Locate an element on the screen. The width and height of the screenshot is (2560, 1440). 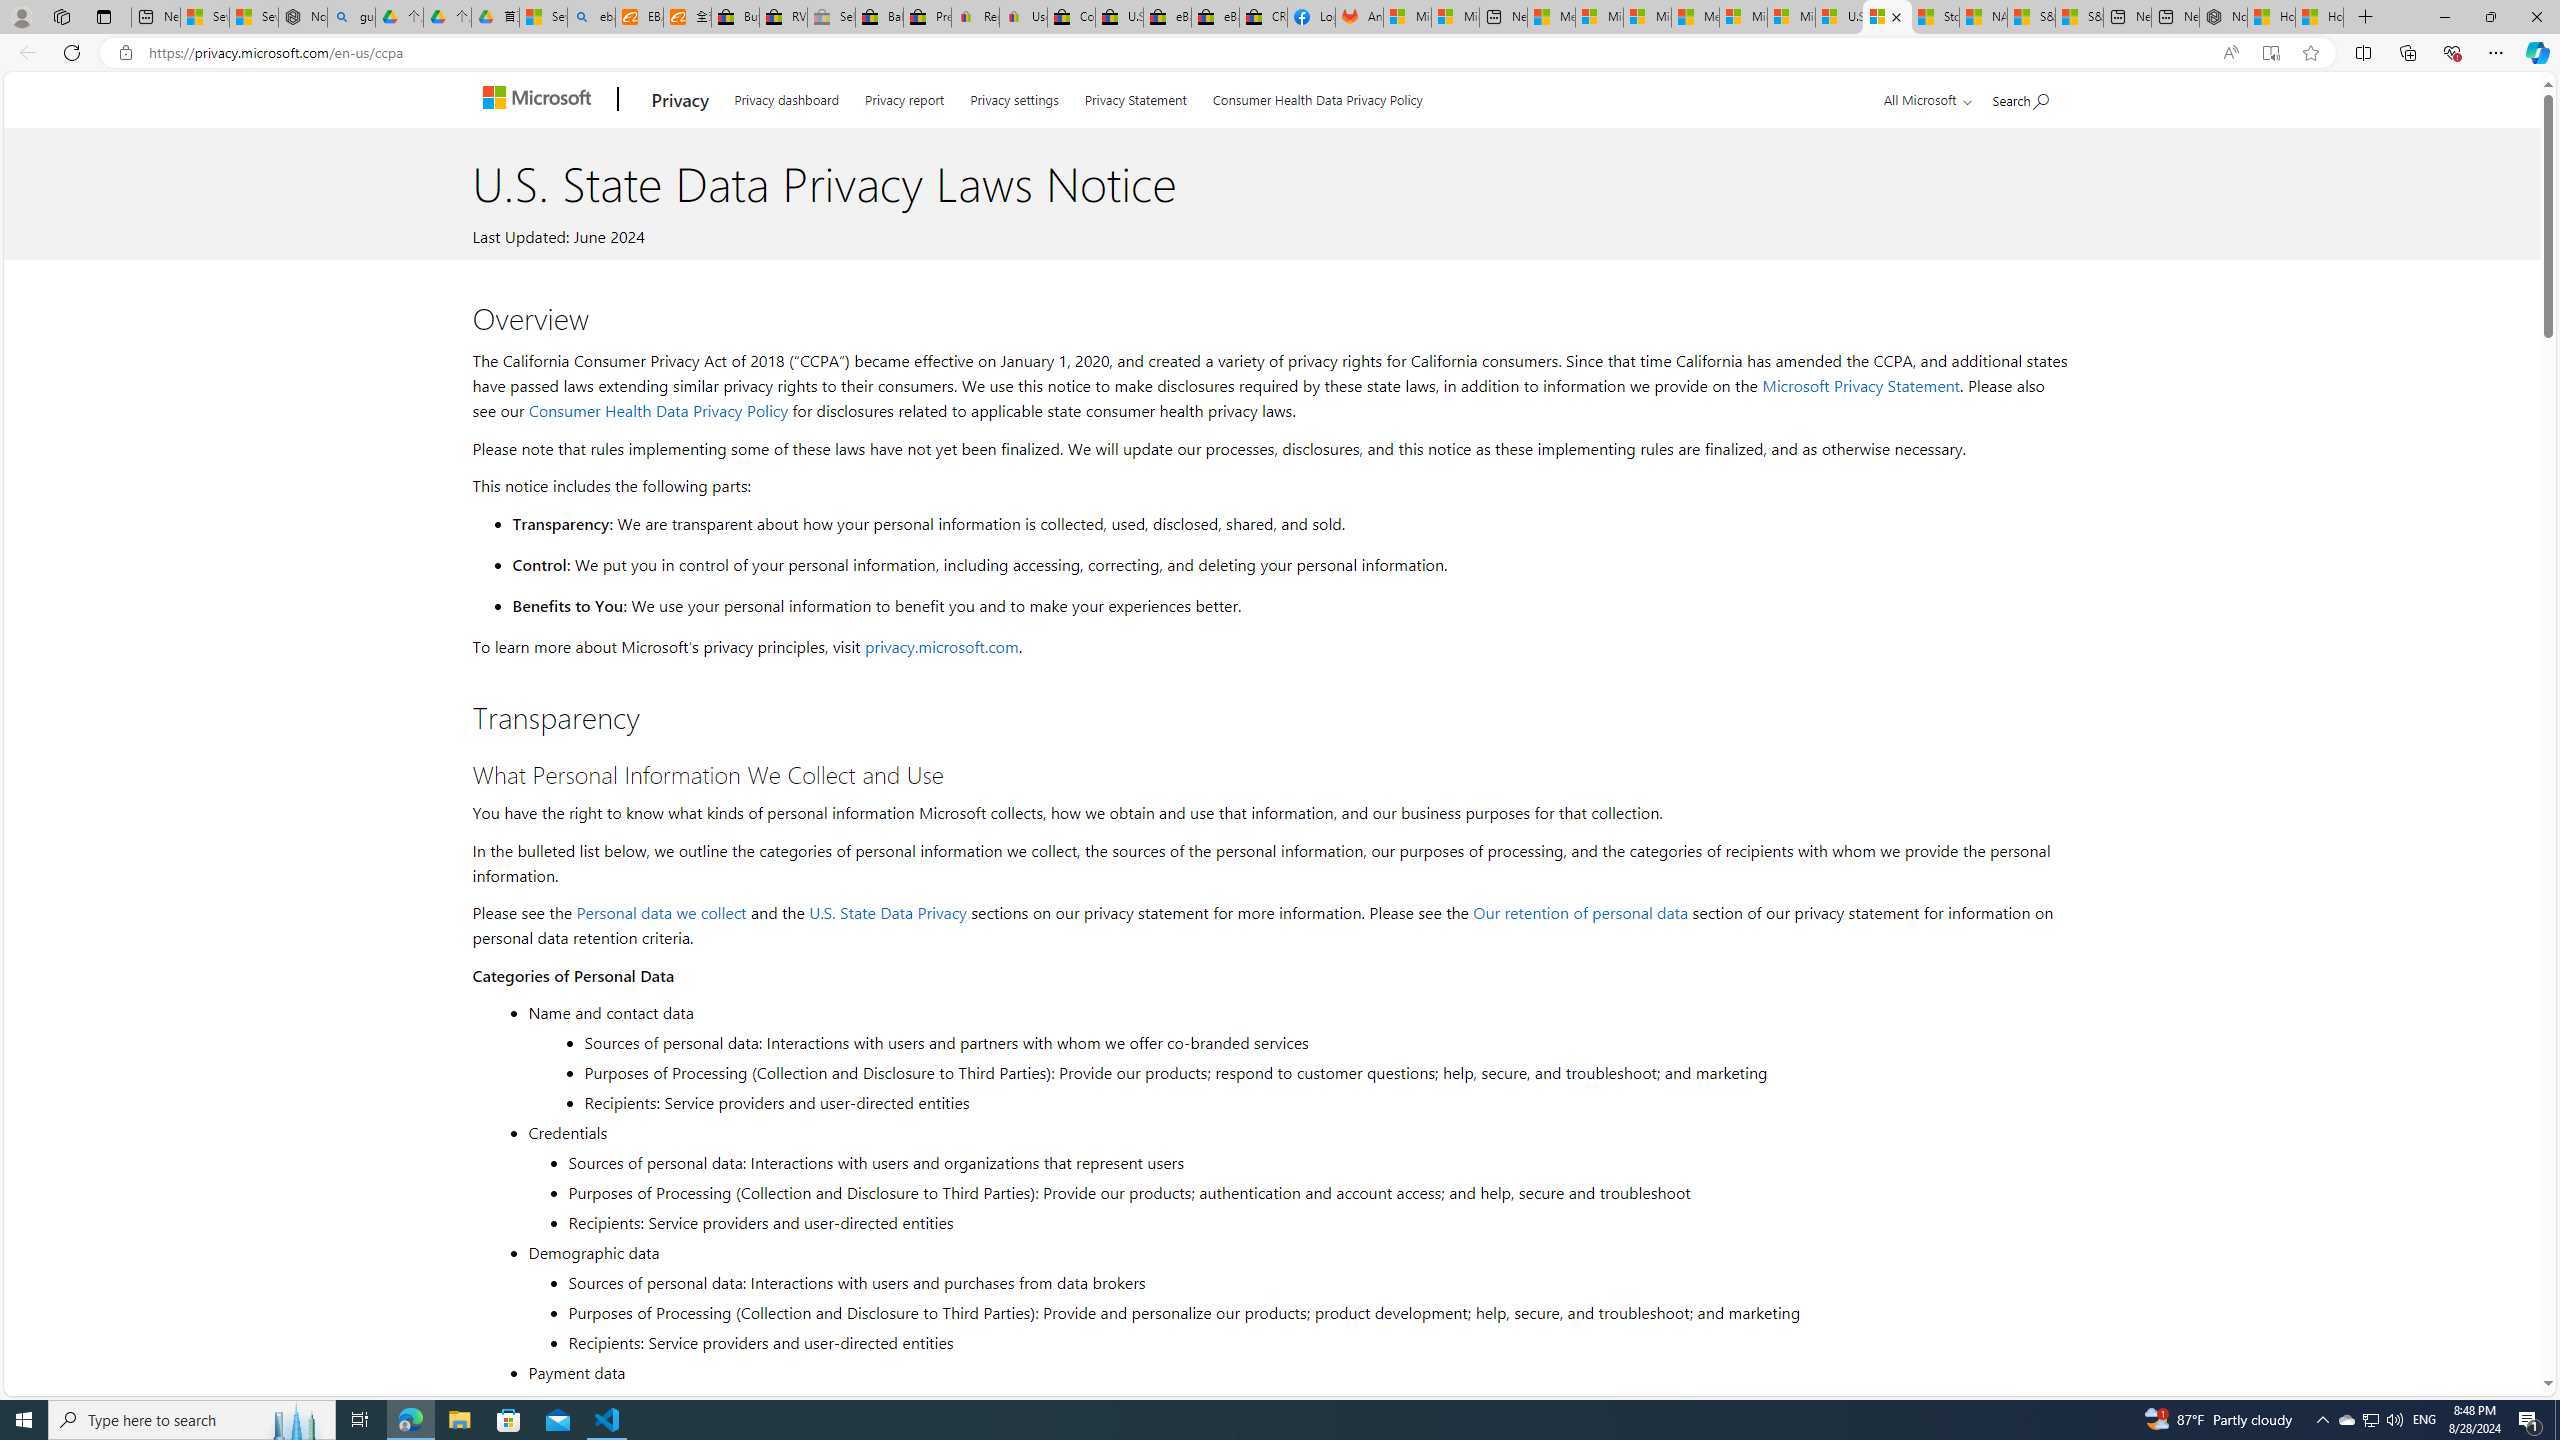
'Personal data we collect' is located at coordinates (660, 911).